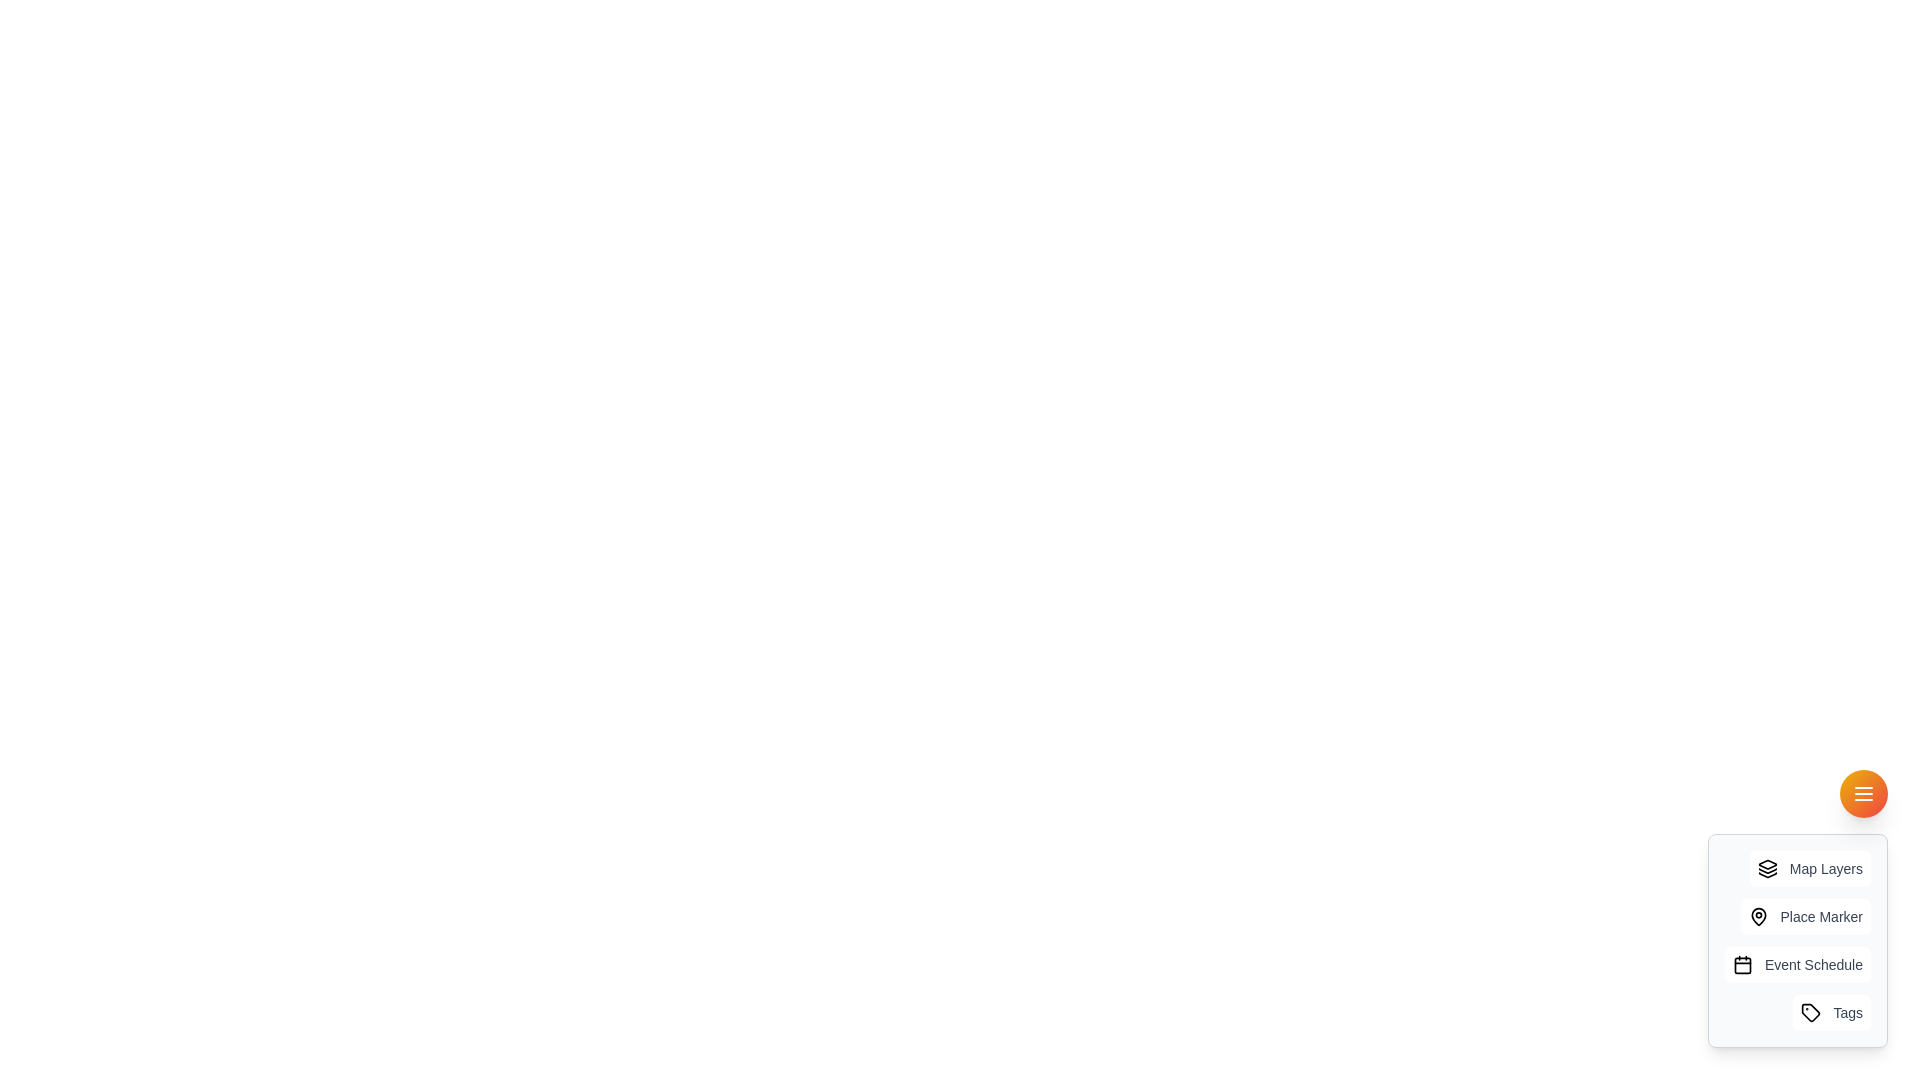 This screenshot has height=1080, width=1920. What do you see at coordinates (1805, 917) in the screenshot?
I see `the 'Place Marker' item in the menu` at bounding box center [1805, 917].